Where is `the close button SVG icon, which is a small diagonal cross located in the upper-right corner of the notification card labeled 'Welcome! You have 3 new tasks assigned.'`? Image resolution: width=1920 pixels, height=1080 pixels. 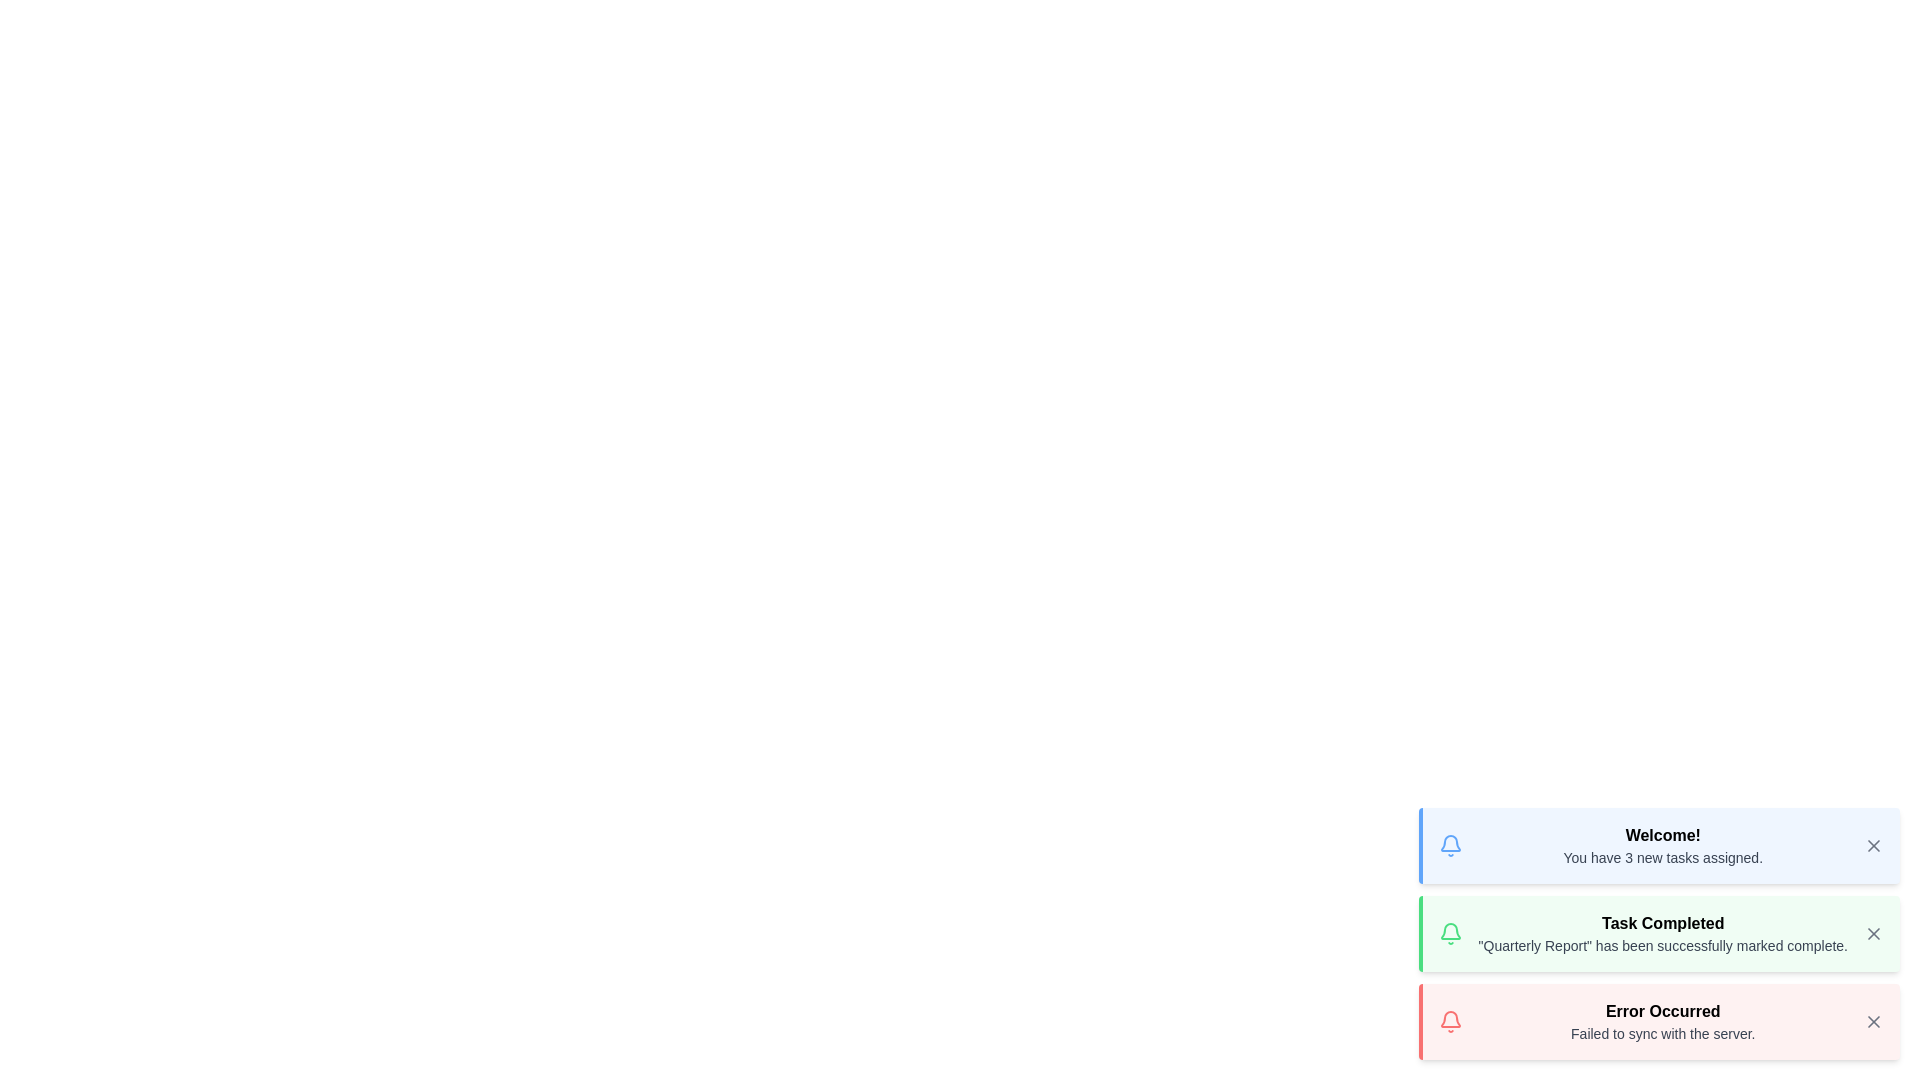
the close button SVG icon, which is a small diagonal cross located in the upper-right corner of the notification card labeled 'Welcome! You have 3 new tasks assigned.' is located at coordinates (1872, 845).